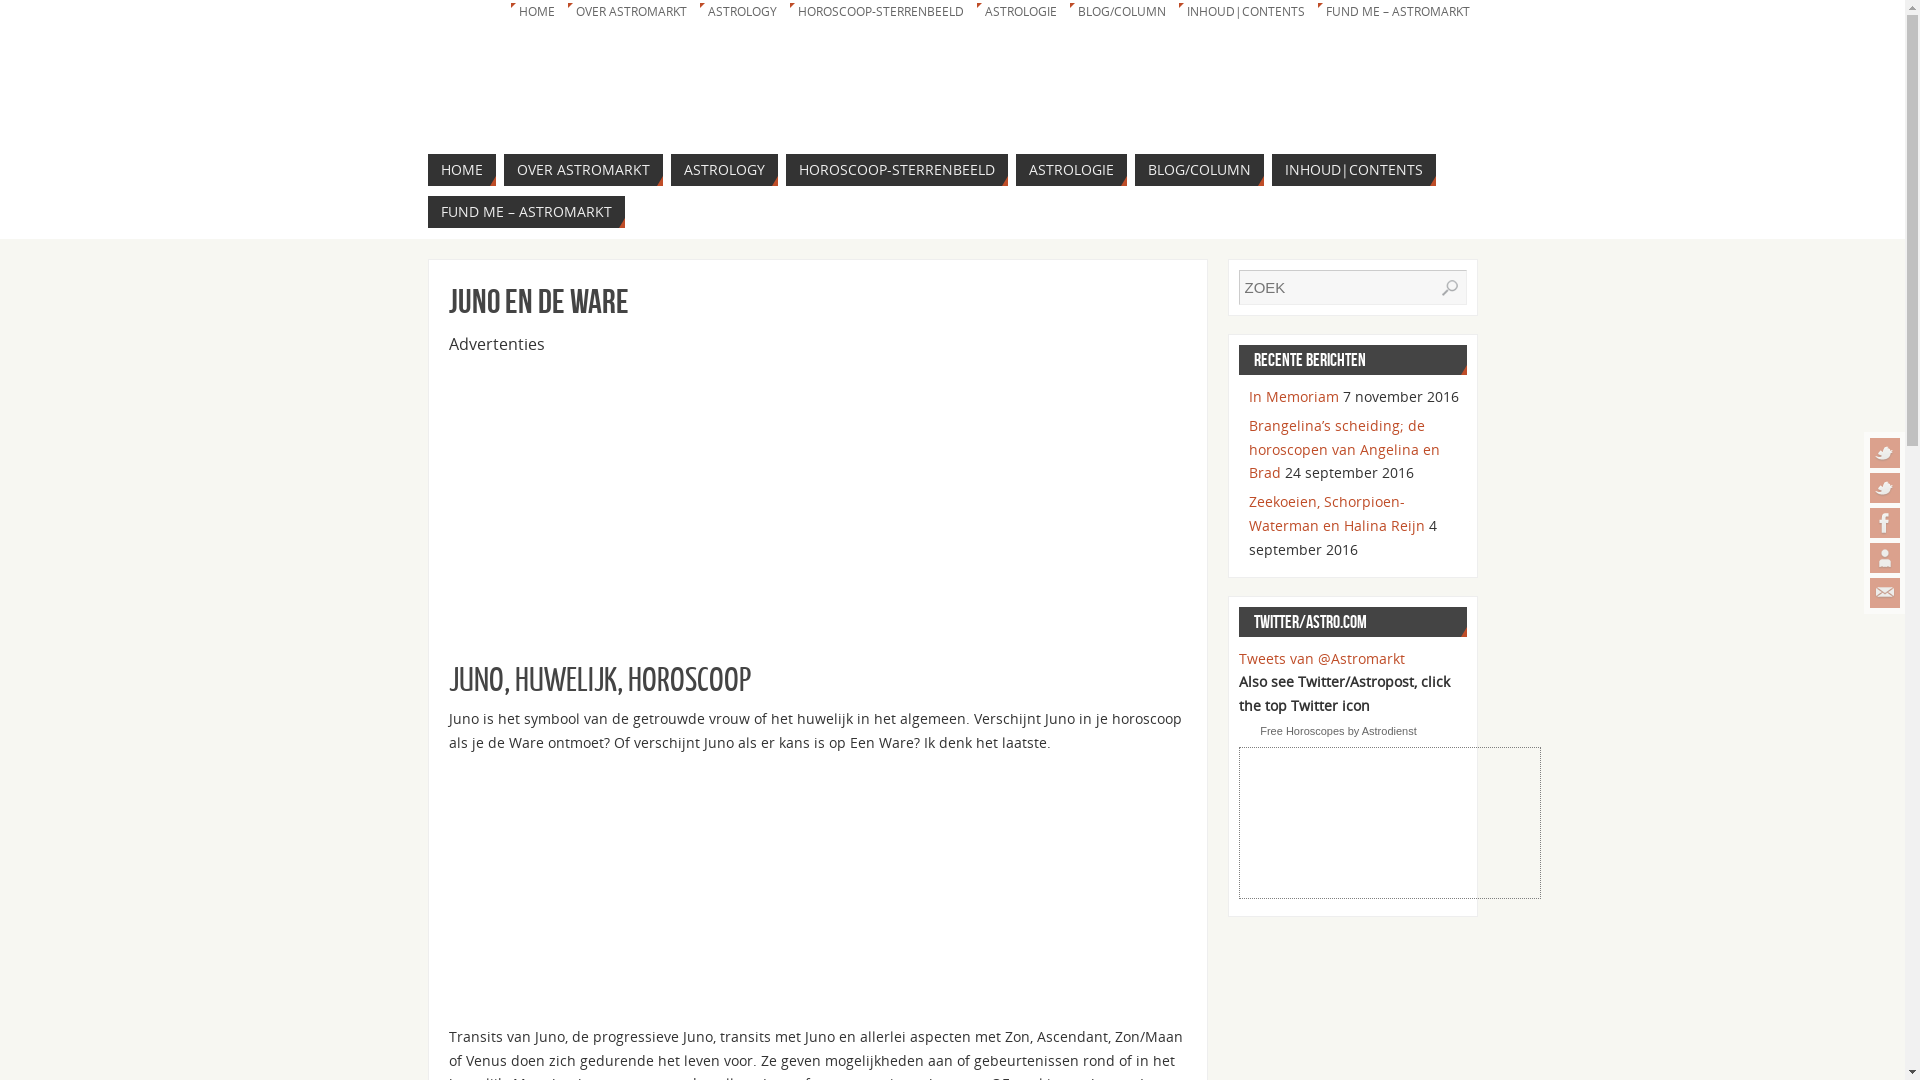 This screenshot has height=1080, width=1920. Describe the element at coordinates (1884, 558) in the screenshot. I see `'AboutMe'` at that location.